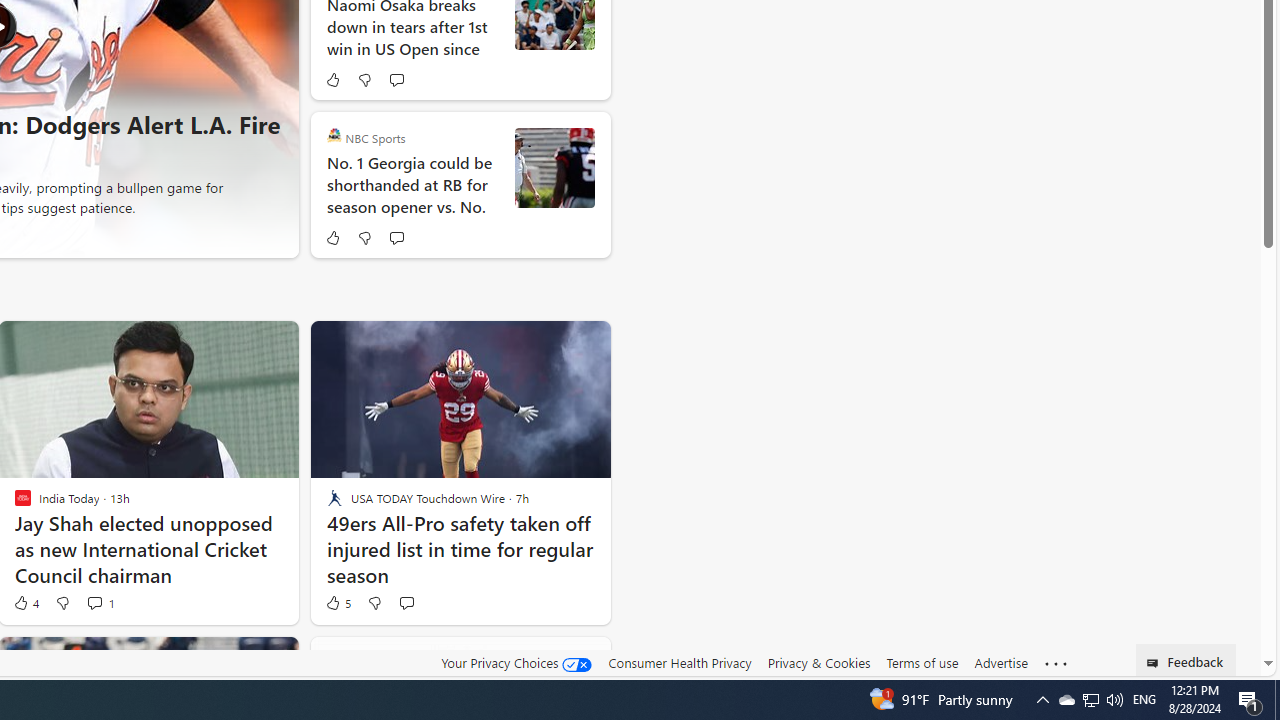 This screenshot has width=1280, height=720. What do you see at coordinates (374, 601) in the screenshot?
I see `'Dislike'` at bounding box center [374, 601].